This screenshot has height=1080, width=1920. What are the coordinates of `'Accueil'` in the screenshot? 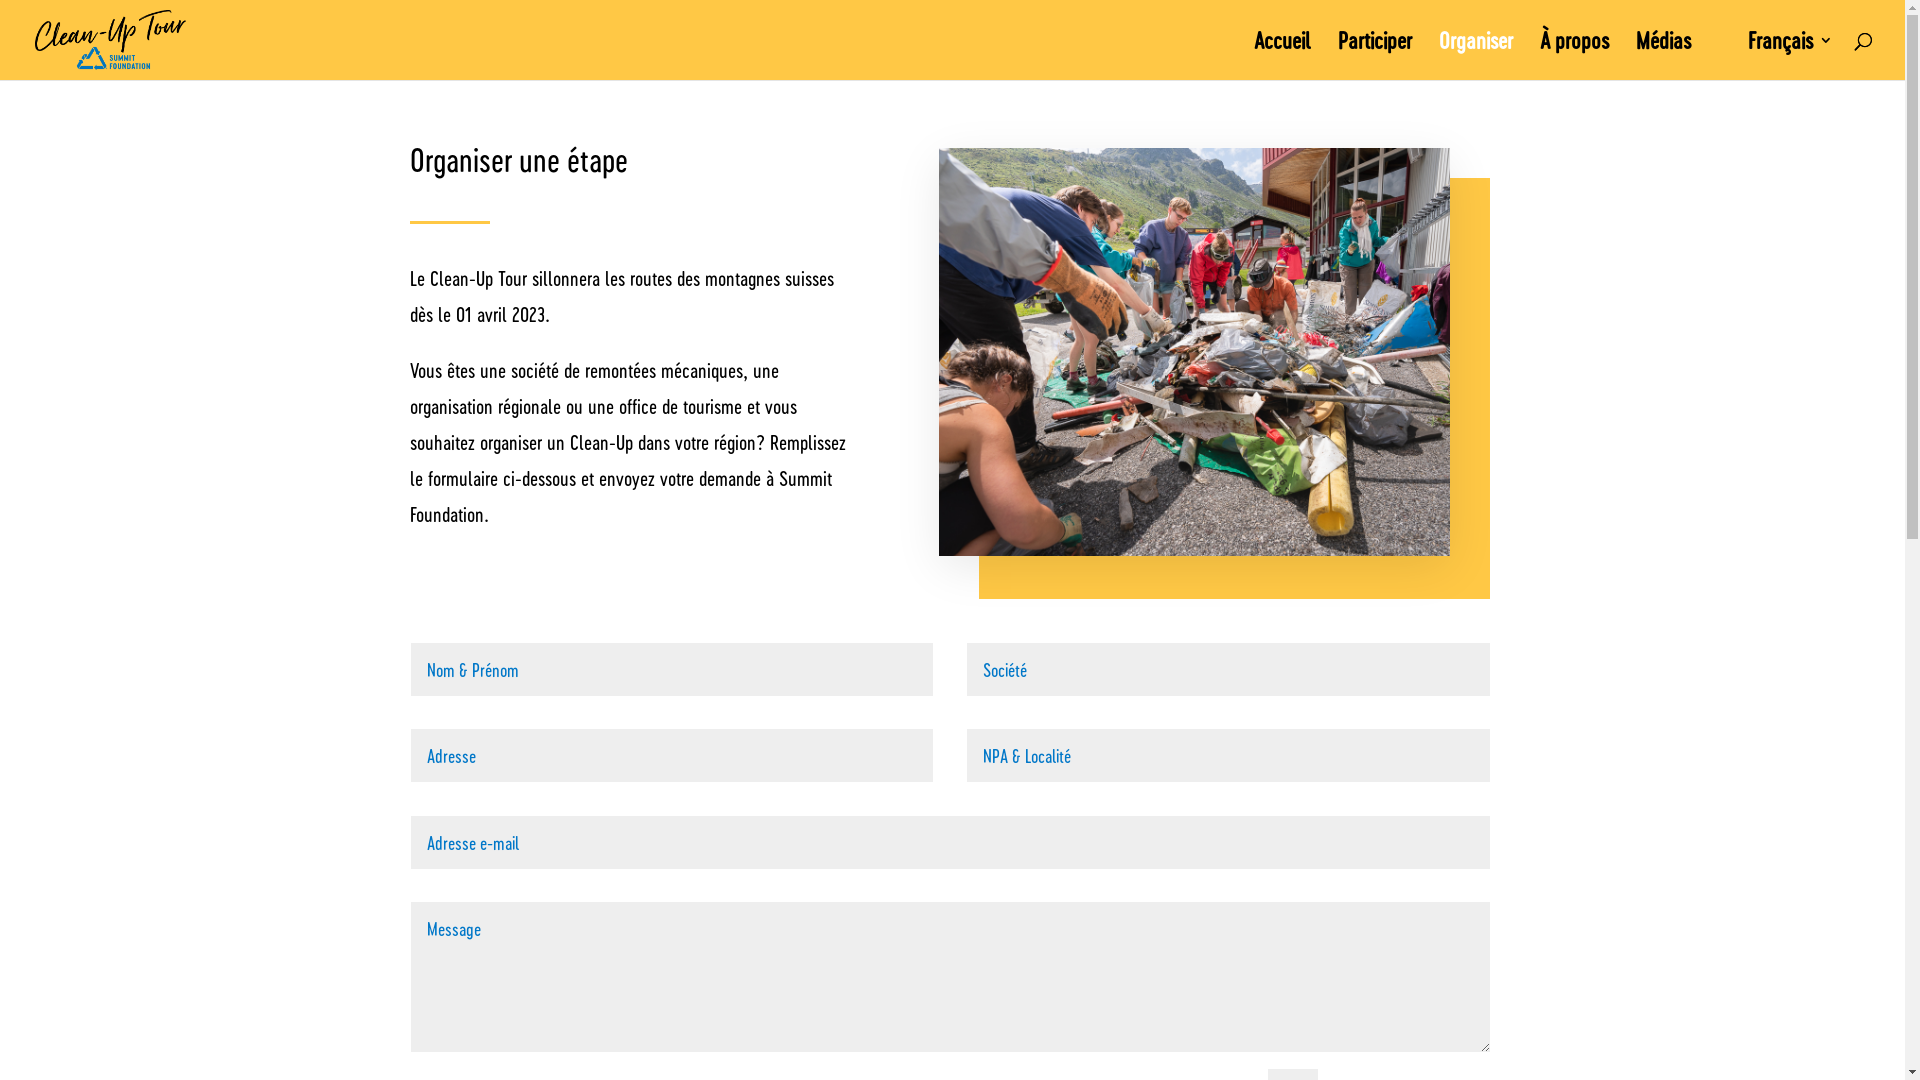 It's located at (1282, 55).